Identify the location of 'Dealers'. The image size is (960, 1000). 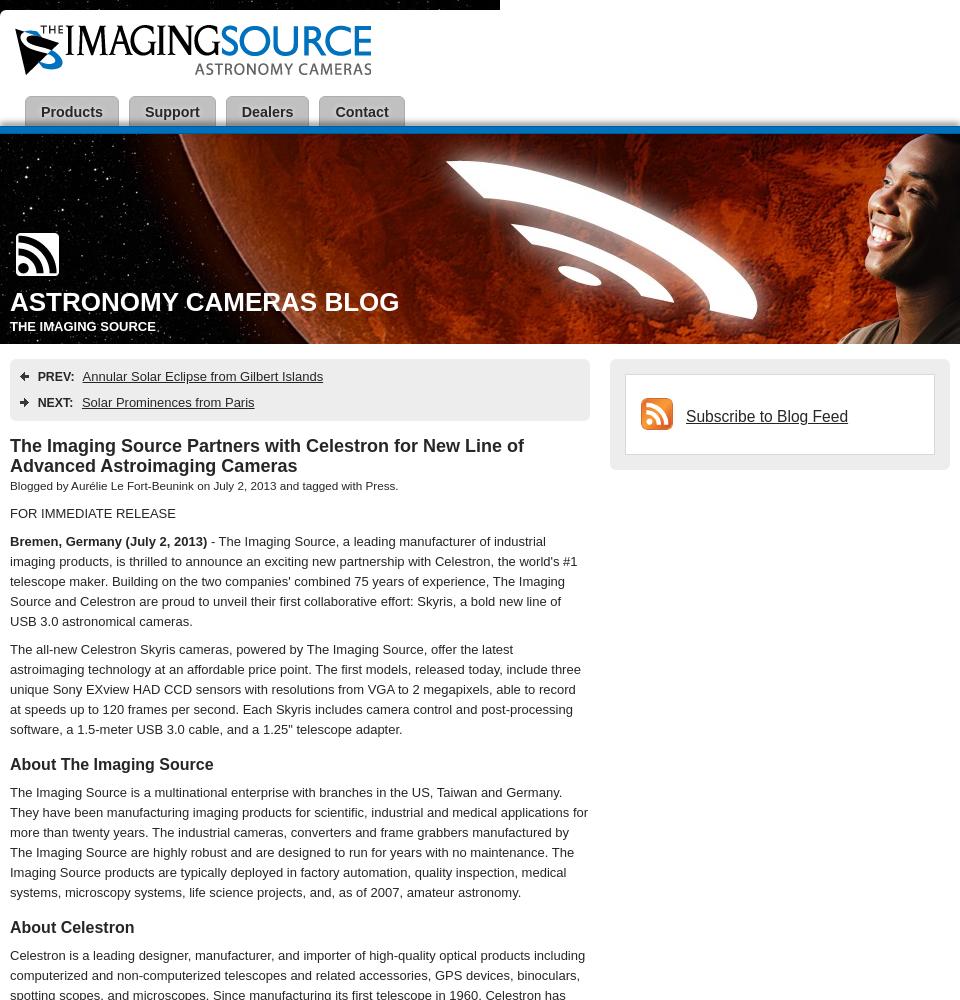
(265, 111).